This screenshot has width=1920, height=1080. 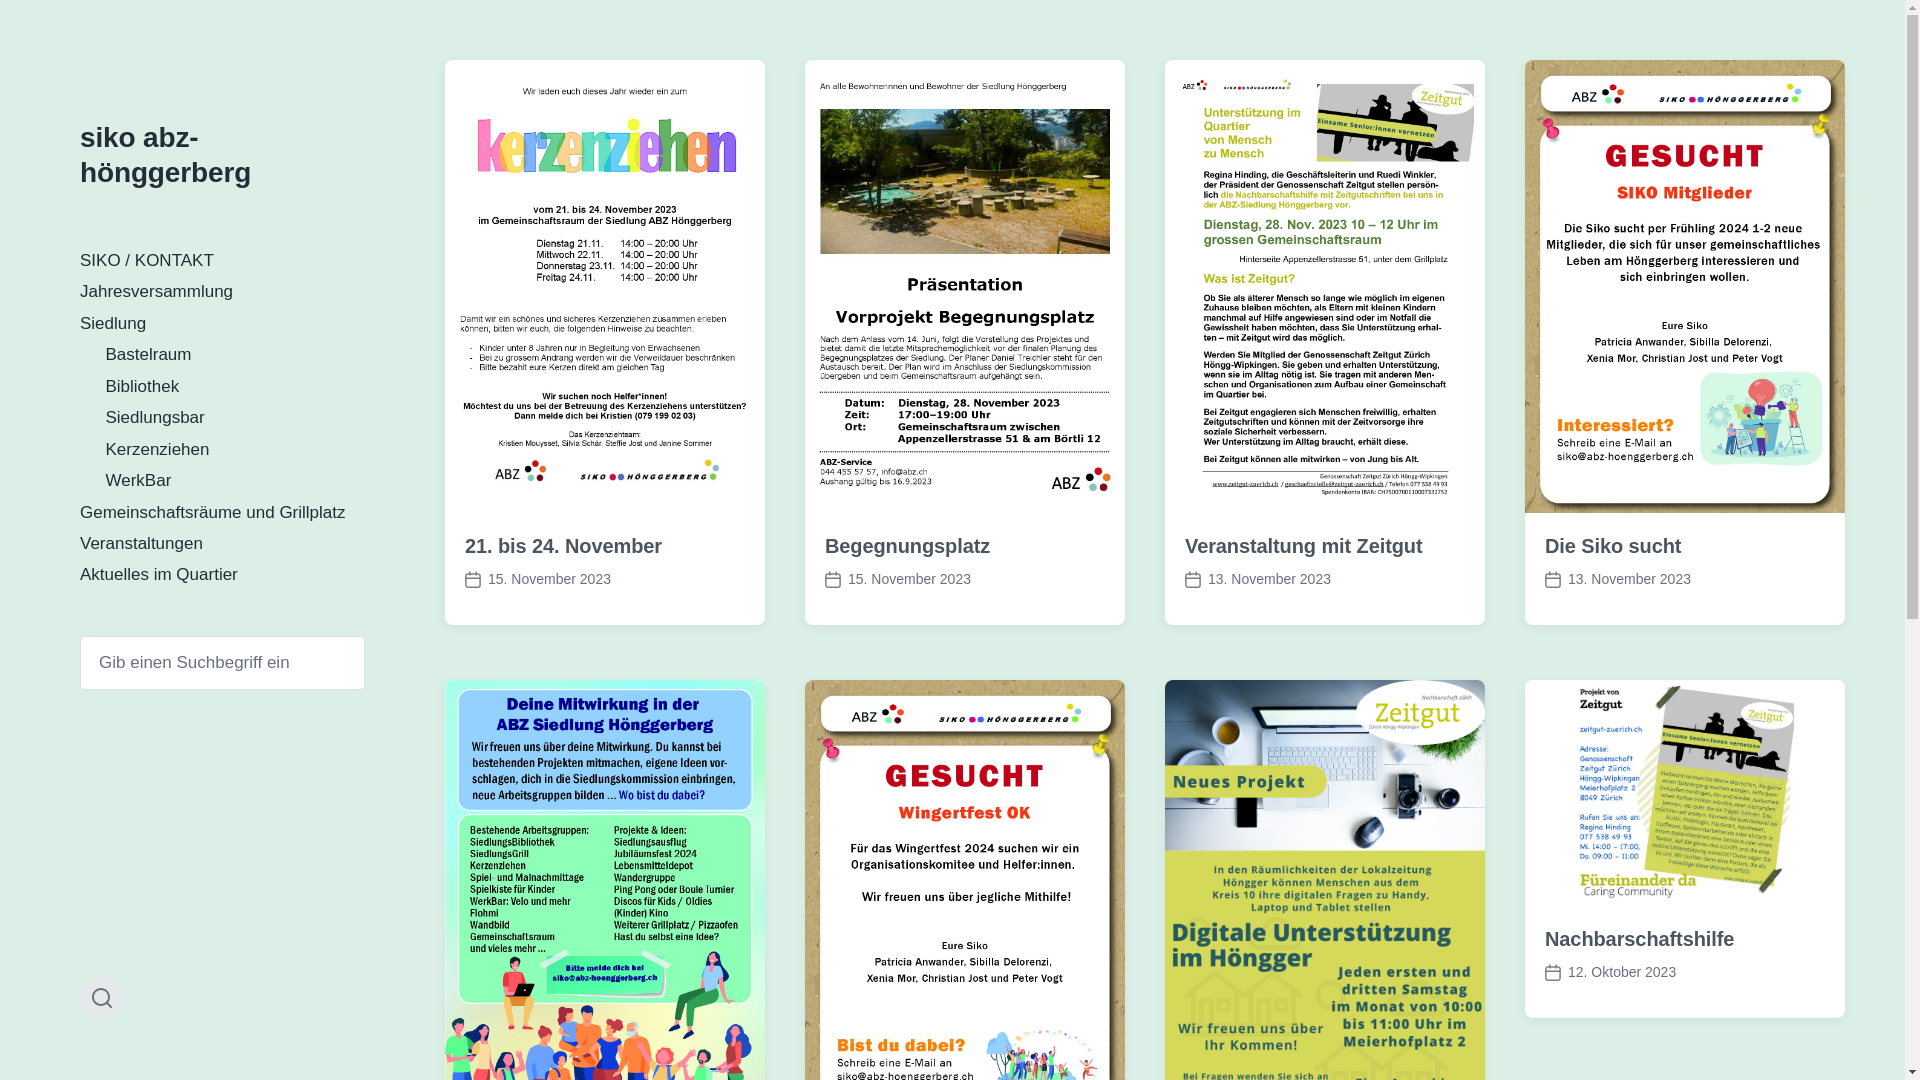 What do you see at coordinates (147, 353) in the screenshot?
I see `'Bastelraum'` at bounding box center [147, 353].